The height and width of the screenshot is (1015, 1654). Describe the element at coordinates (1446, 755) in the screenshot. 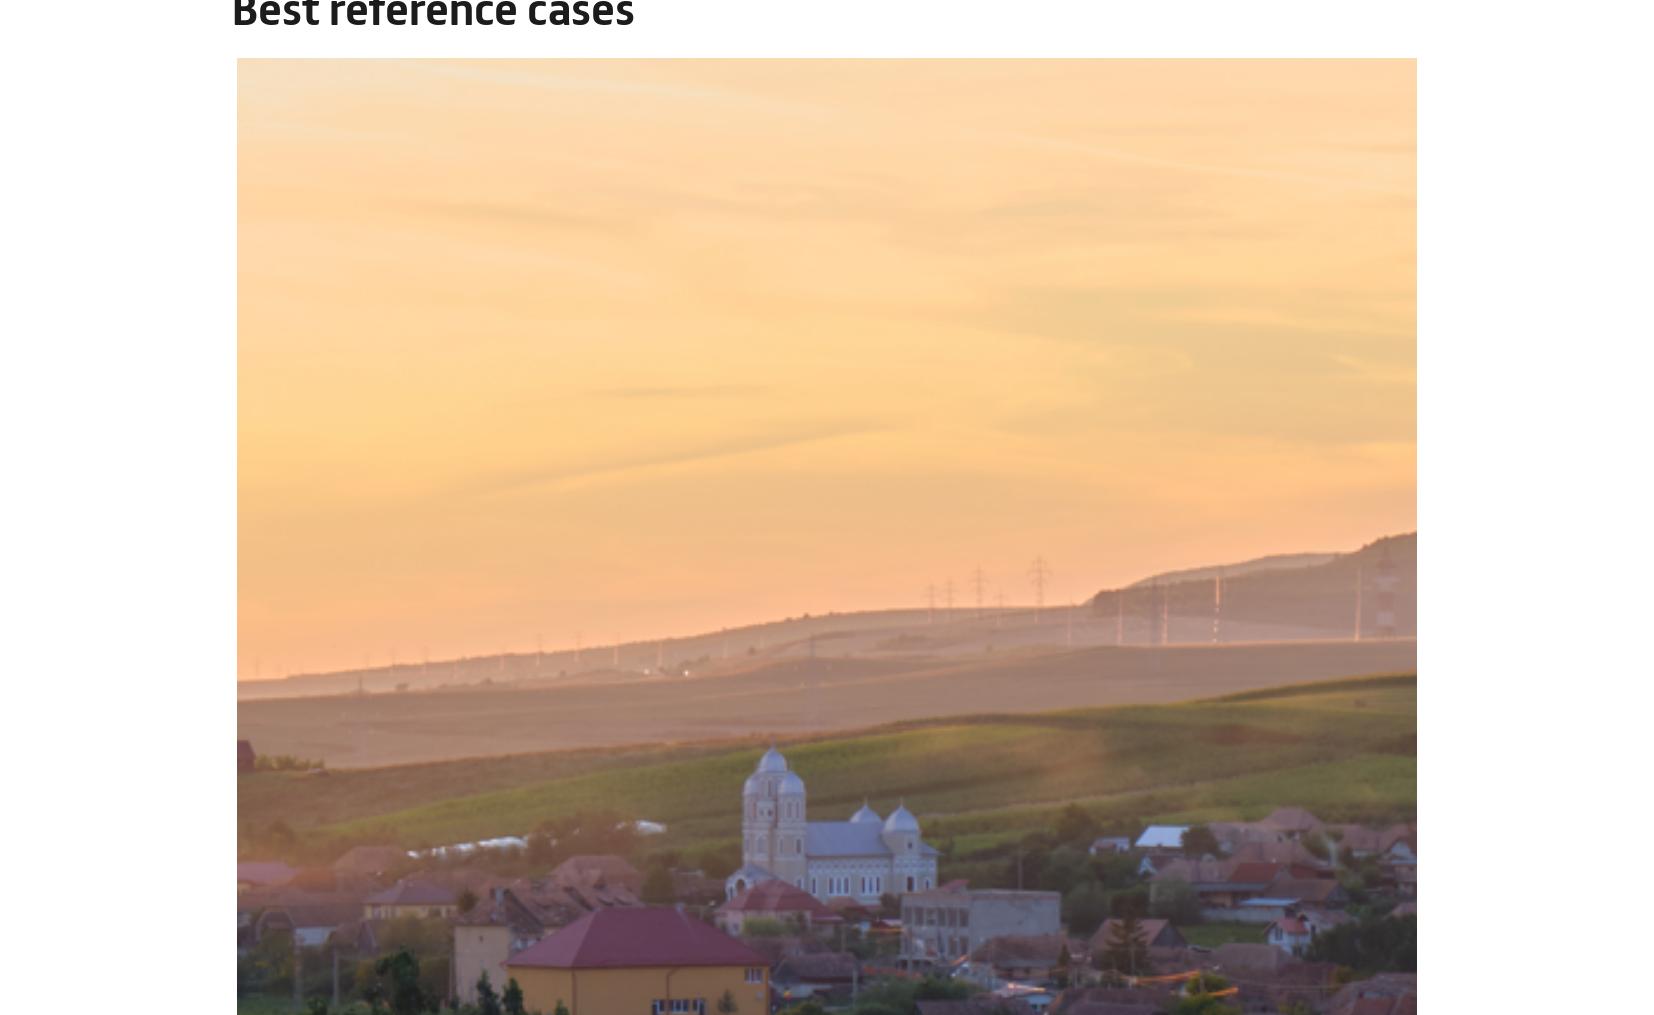

I see `'Allow all cookies'` at that location.